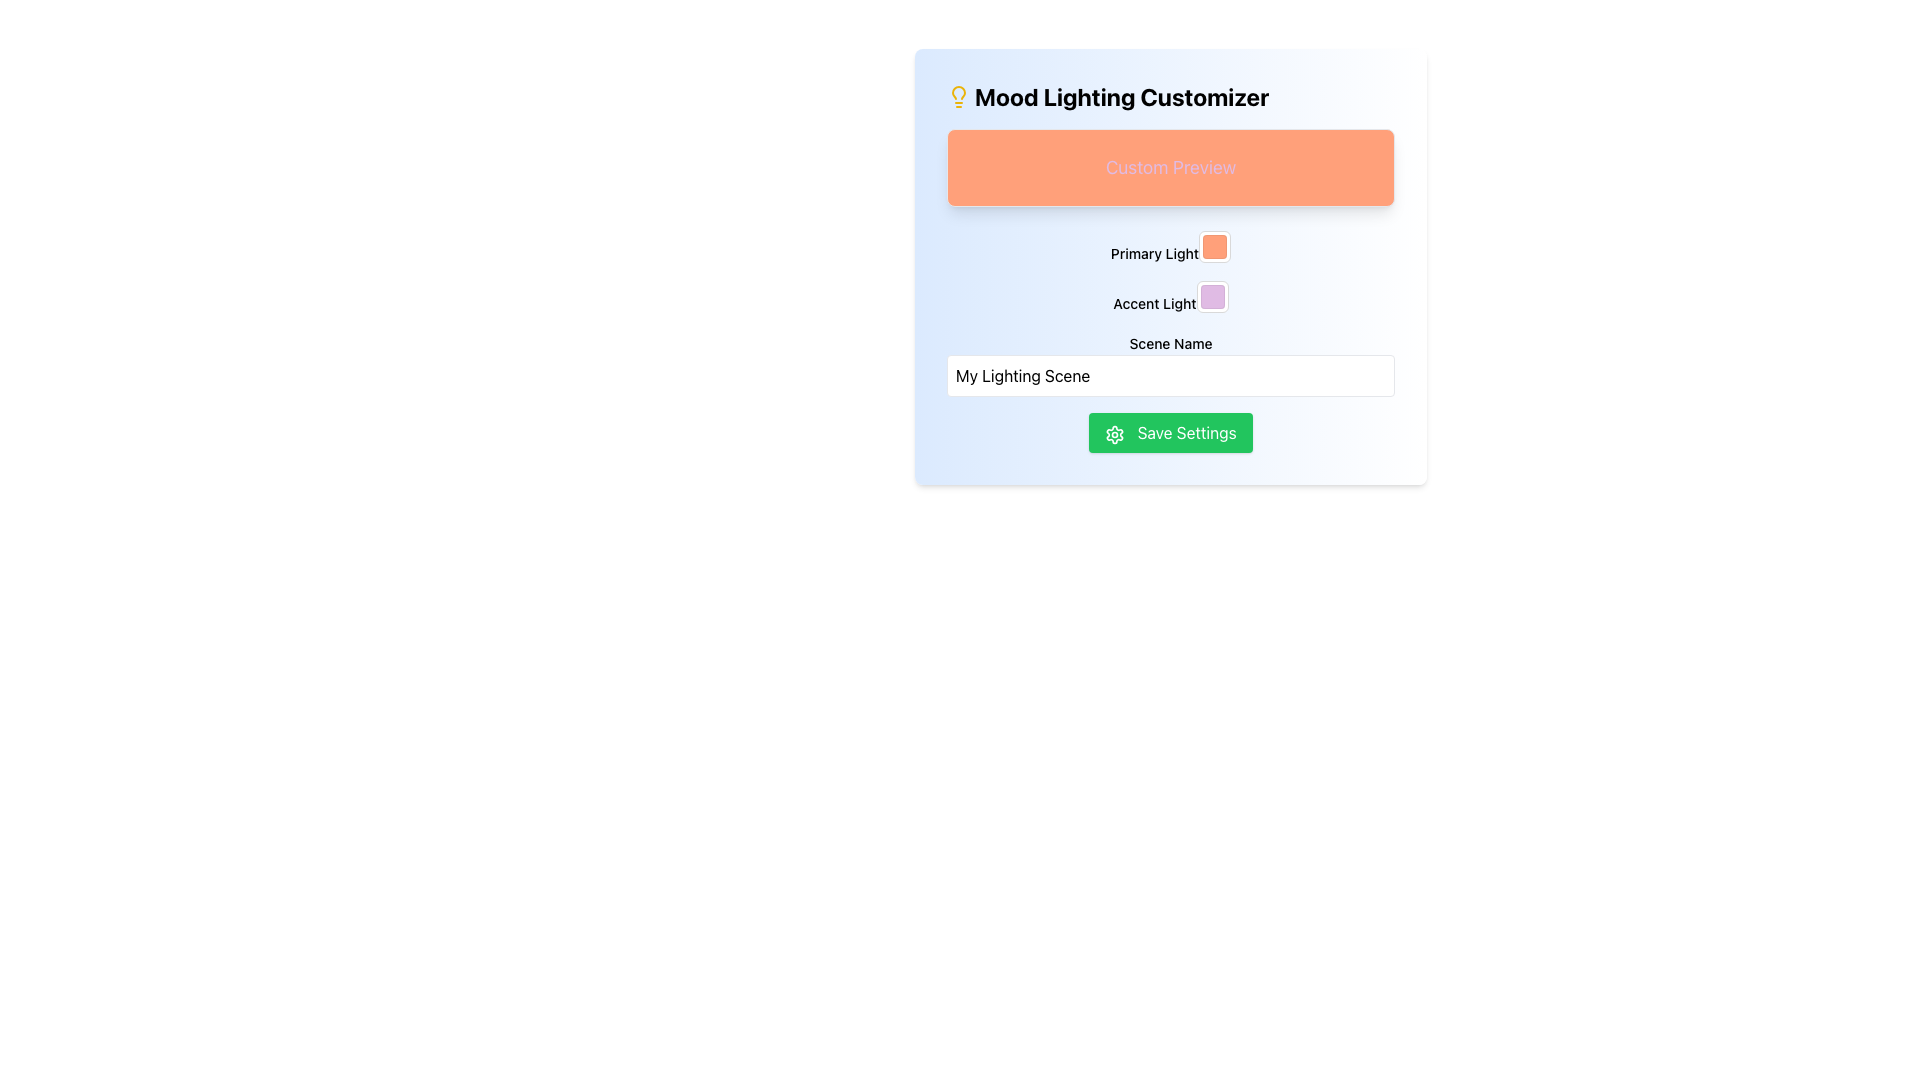 This screenshot has width=1920, height=1080. What do you see at coordinates (1171, 342) in the screenshot?
I see `the label that describes the purpose of the text input field for entering or displaying the name of a lighting scene, which is located above the 'My Lighting Scene' input field` at bounding box center [1171, 342].